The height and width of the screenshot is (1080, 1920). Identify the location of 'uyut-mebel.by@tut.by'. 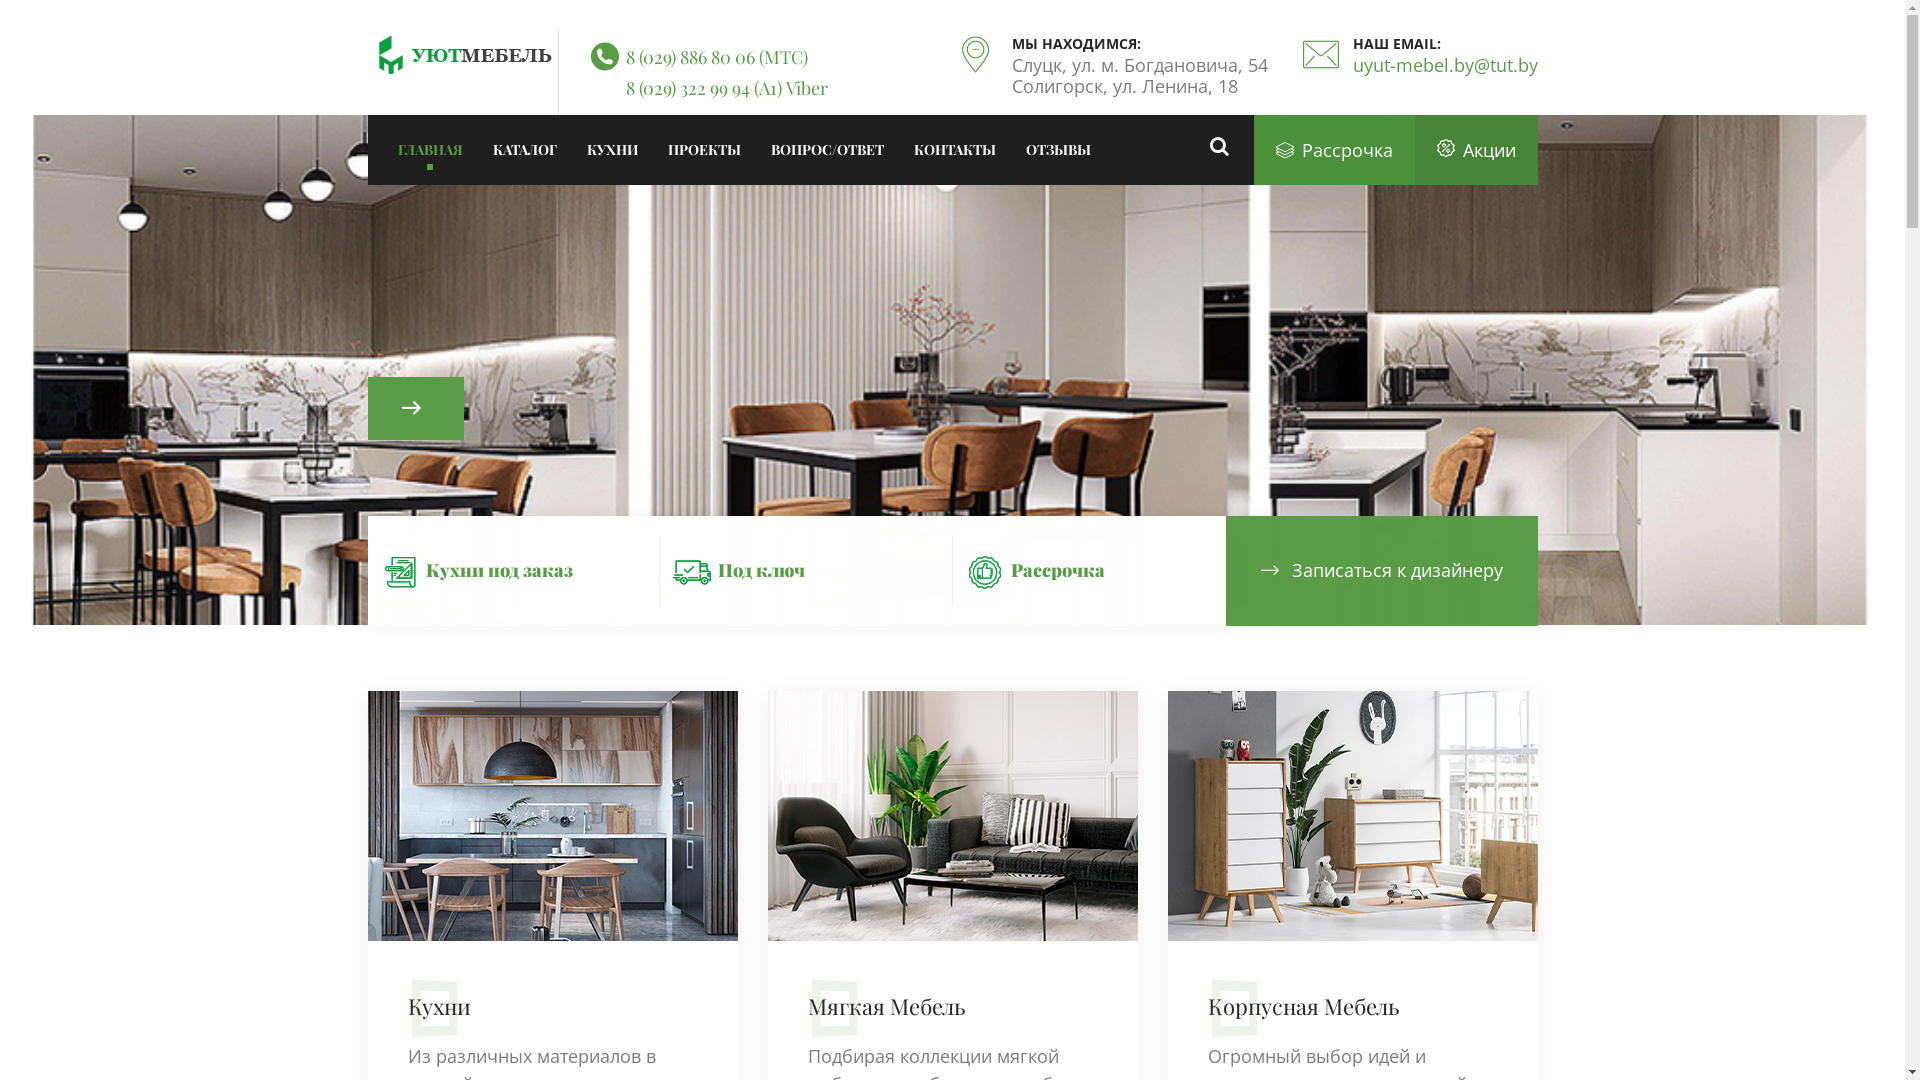
(1352, 64).